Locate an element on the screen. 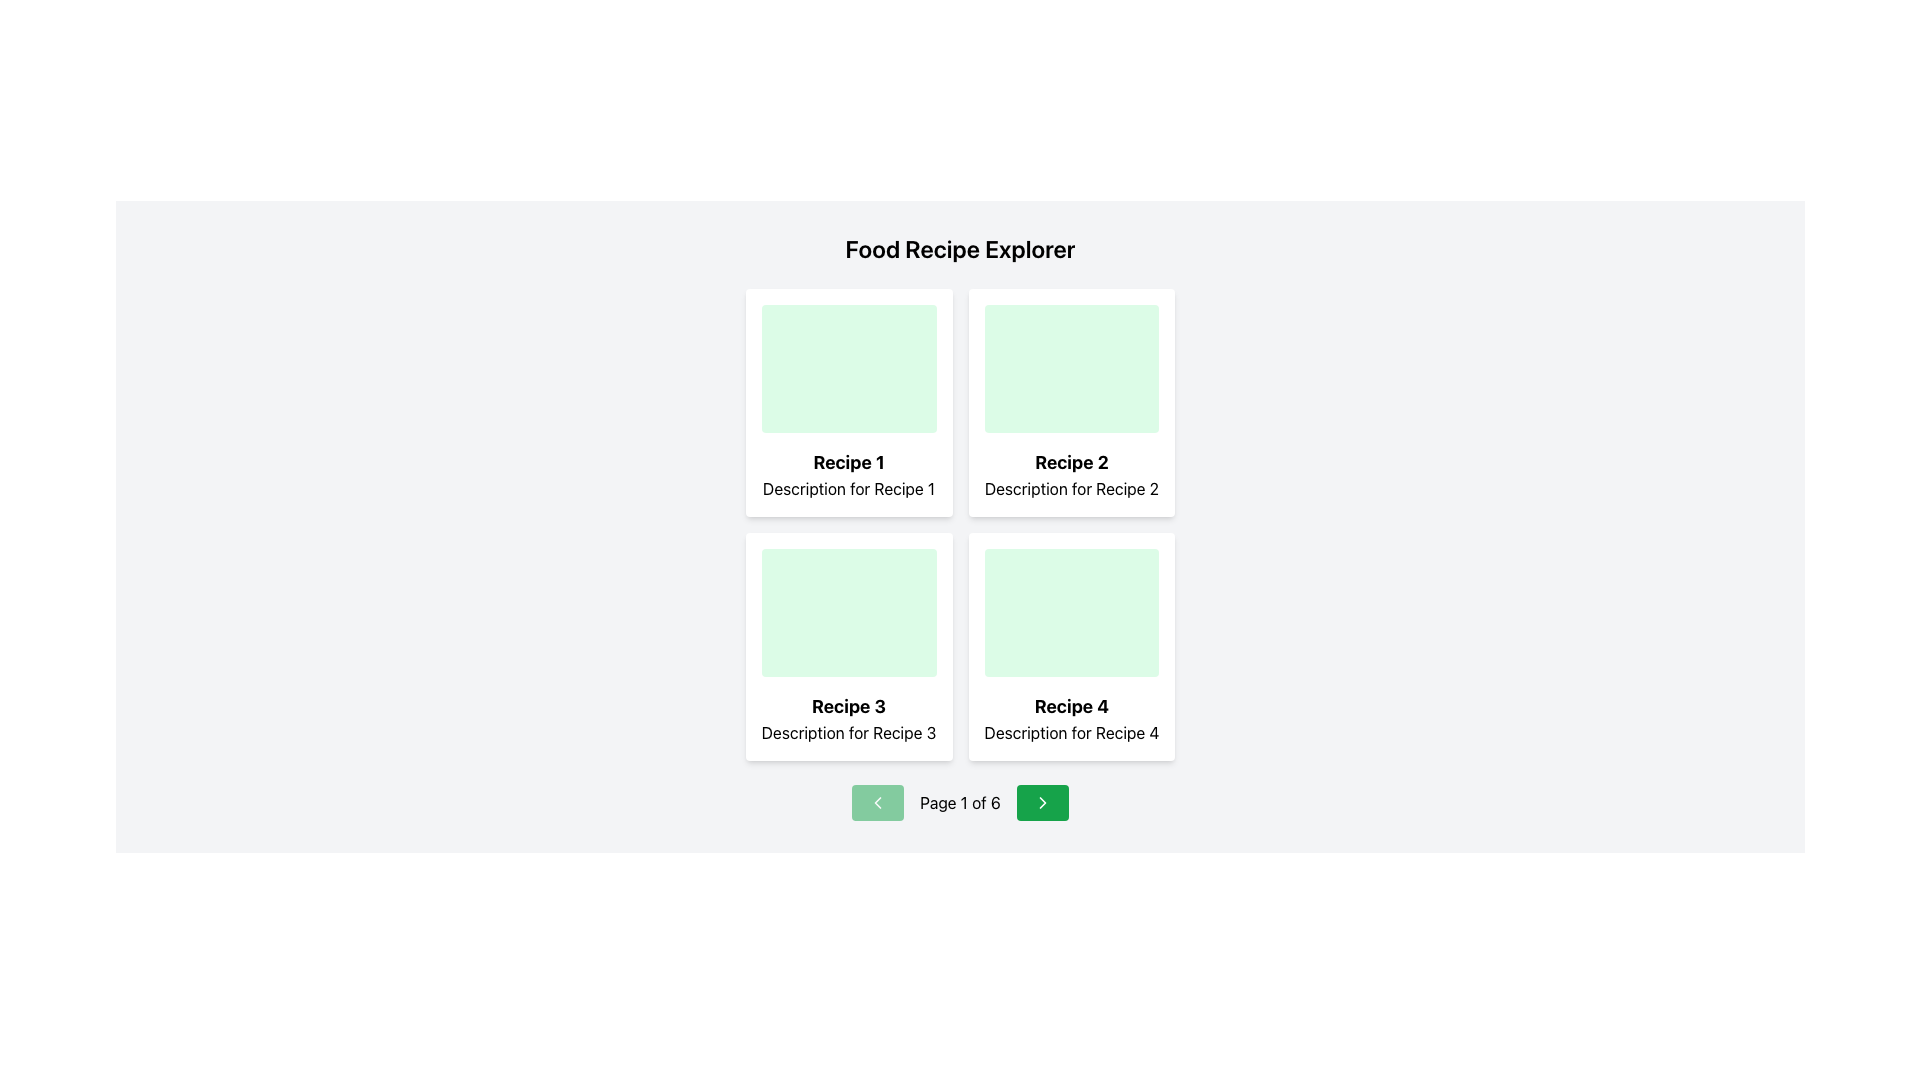  the fourth recipe card titled 'Recipe 4' located in the bottom-right position of the grid is located at coordinates (1070, 647).